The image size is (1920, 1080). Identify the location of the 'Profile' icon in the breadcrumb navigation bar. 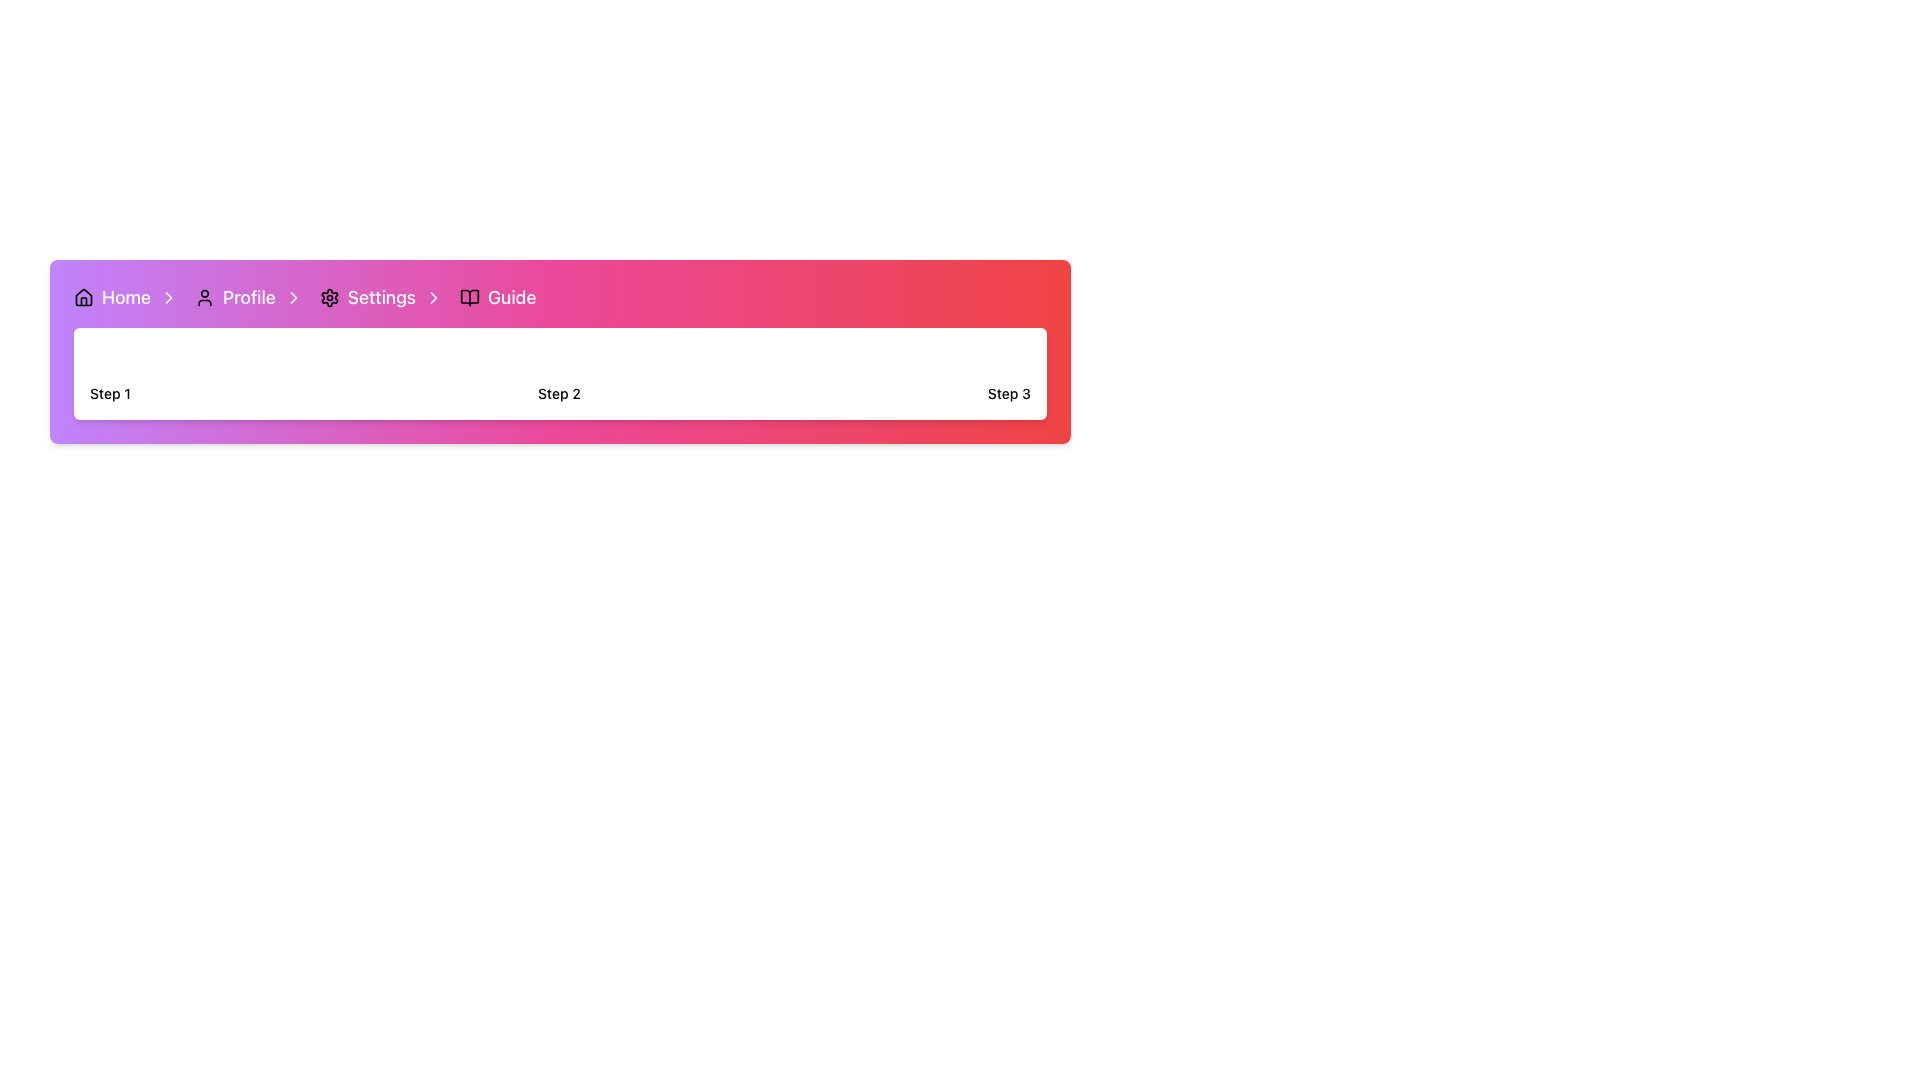
(205, 297).